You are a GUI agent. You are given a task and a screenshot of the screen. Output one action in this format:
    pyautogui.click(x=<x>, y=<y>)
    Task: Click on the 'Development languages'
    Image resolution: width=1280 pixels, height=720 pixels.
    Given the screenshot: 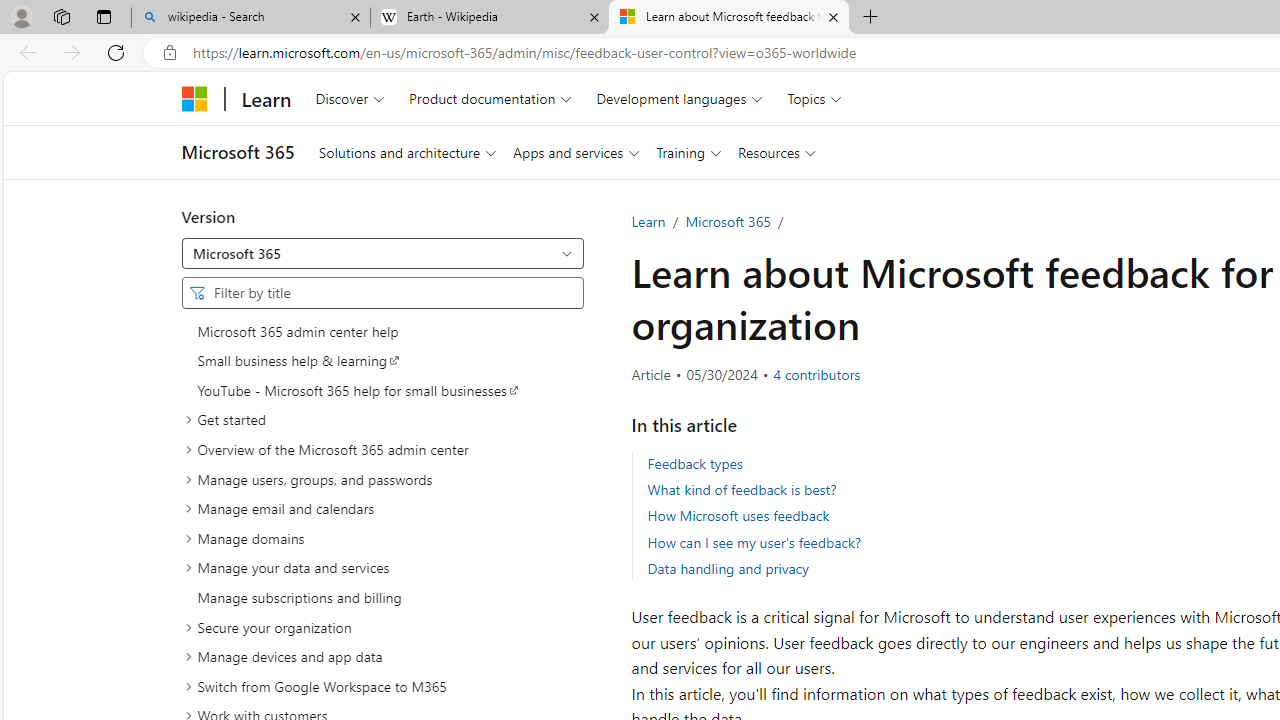 What is the action you would take?
    pyautogui.click(x=679, y=98)
    